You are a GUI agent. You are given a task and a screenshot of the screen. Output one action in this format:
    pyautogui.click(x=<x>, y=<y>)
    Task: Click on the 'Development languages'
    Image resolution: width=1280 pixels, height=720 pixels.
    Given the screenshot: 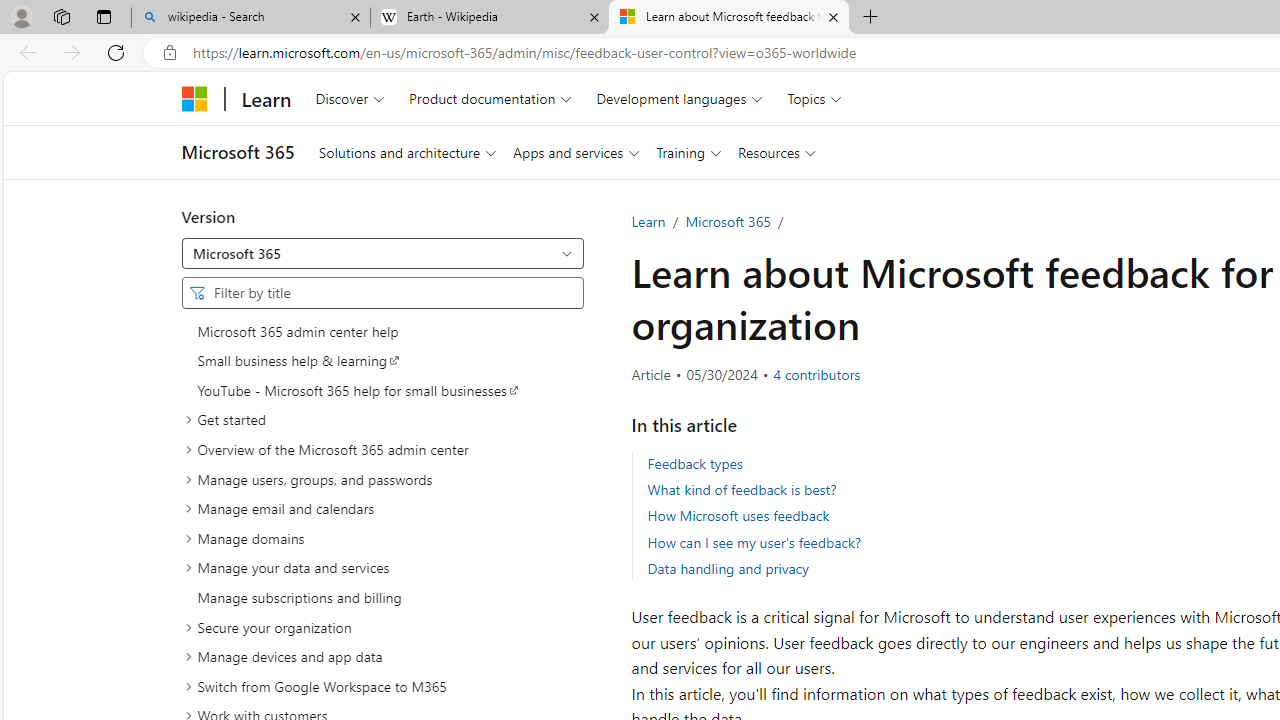 What is the action you would take?
    pyautogui.click(x=679, y=98)
    